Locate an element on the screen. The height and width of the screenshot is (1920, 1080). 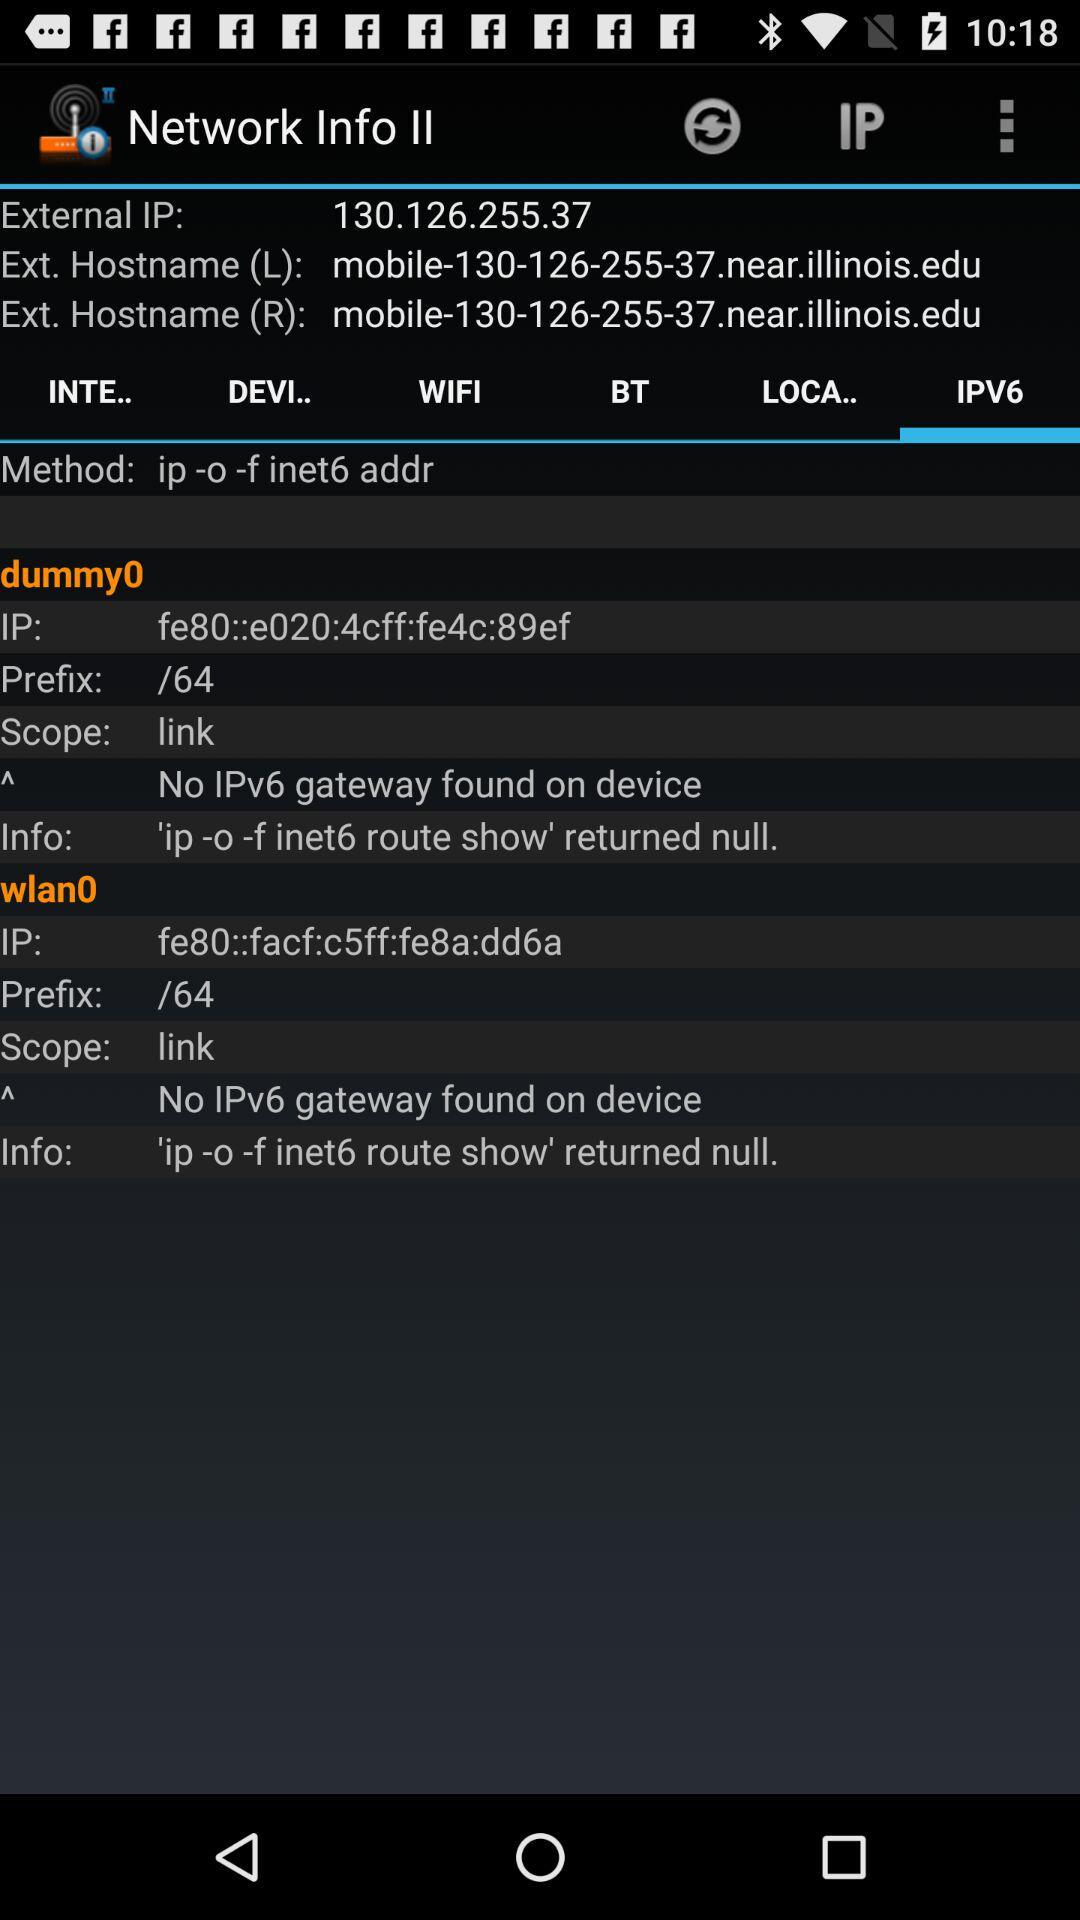
the app above the method: icon is located at coordinates (88, 390).